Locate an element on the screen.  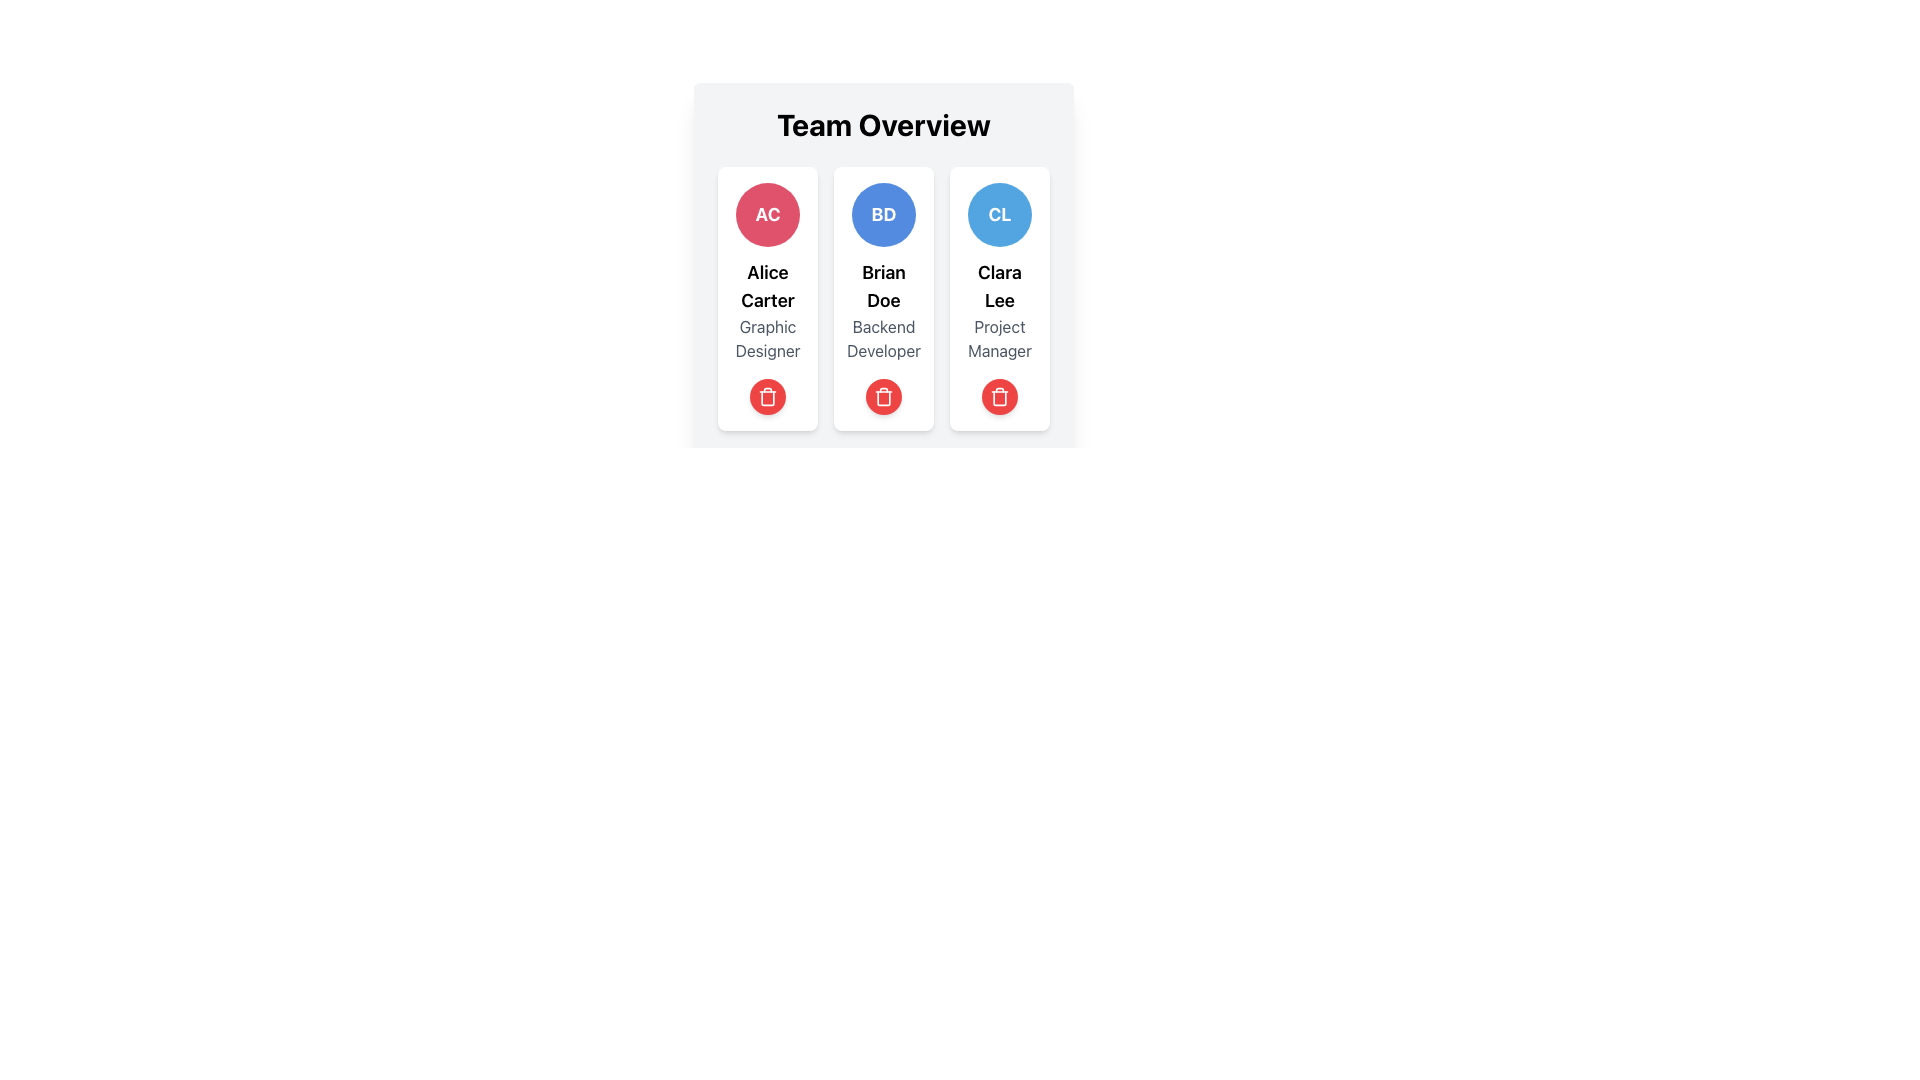
the circular red button with a white trash bin icon at the bottom of Clara Lee's profile card is located at coordinates (999, 397).